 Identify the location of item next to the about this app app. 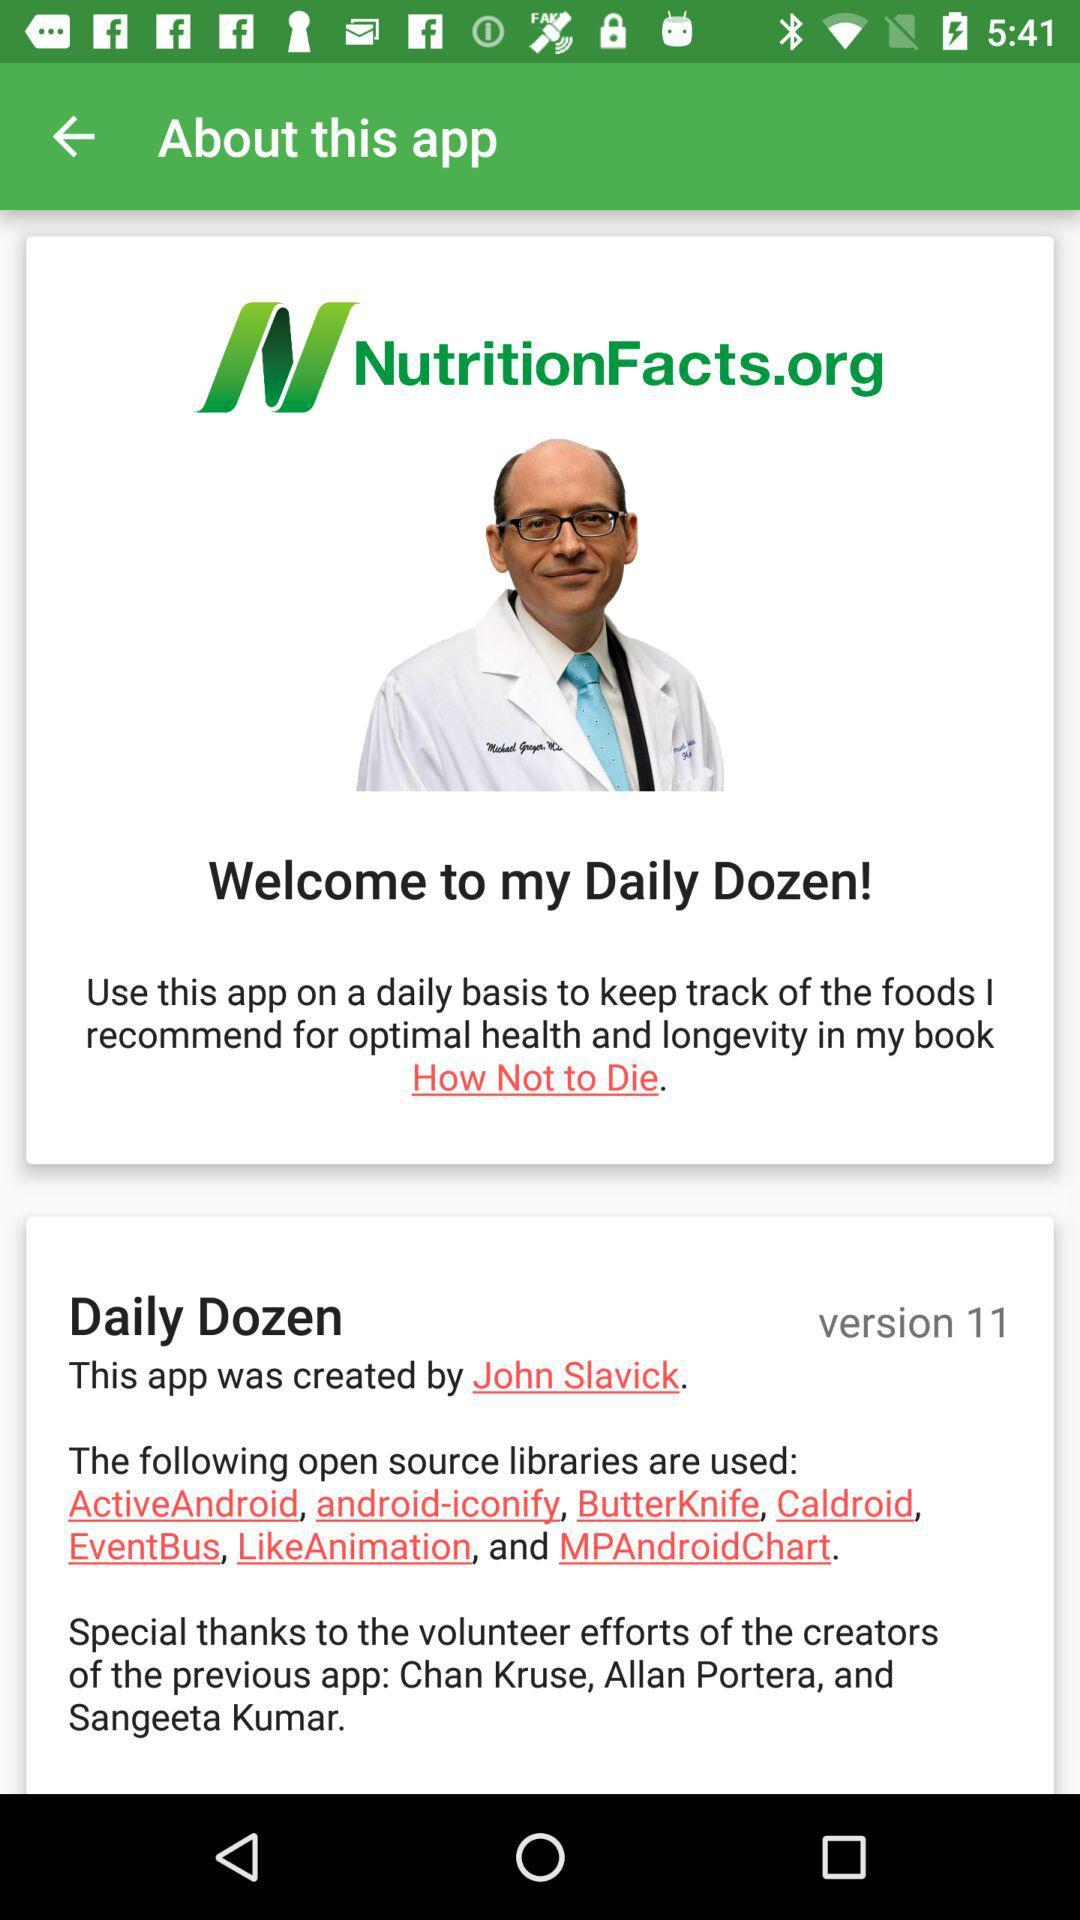
(72, 135).